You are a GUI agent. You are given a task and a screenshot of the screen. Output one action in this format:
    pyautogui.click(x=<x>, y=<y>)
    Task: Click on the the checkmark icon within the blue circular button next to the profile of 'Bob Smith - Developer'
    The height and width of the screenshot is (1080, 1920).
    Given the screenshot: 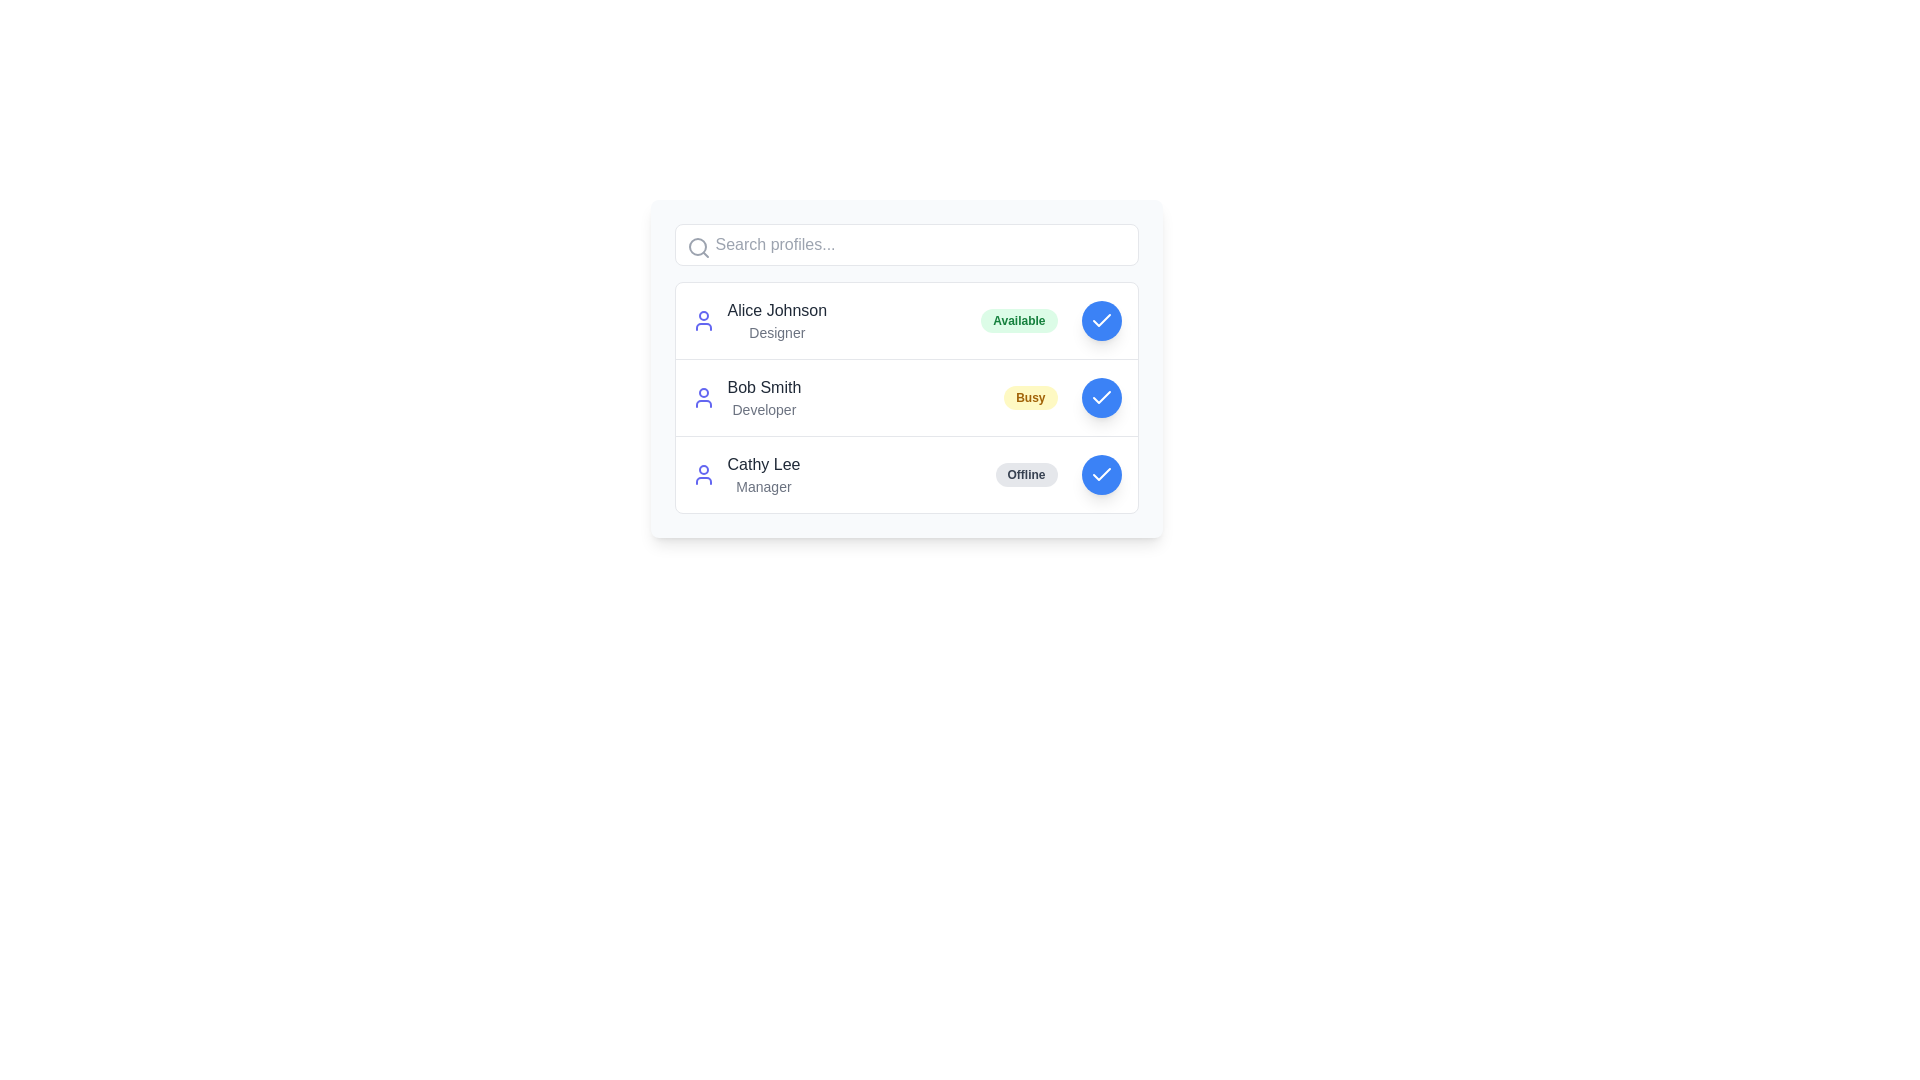 What is the action you would take?
    pyautogui.click(x=1100, y=397)
    